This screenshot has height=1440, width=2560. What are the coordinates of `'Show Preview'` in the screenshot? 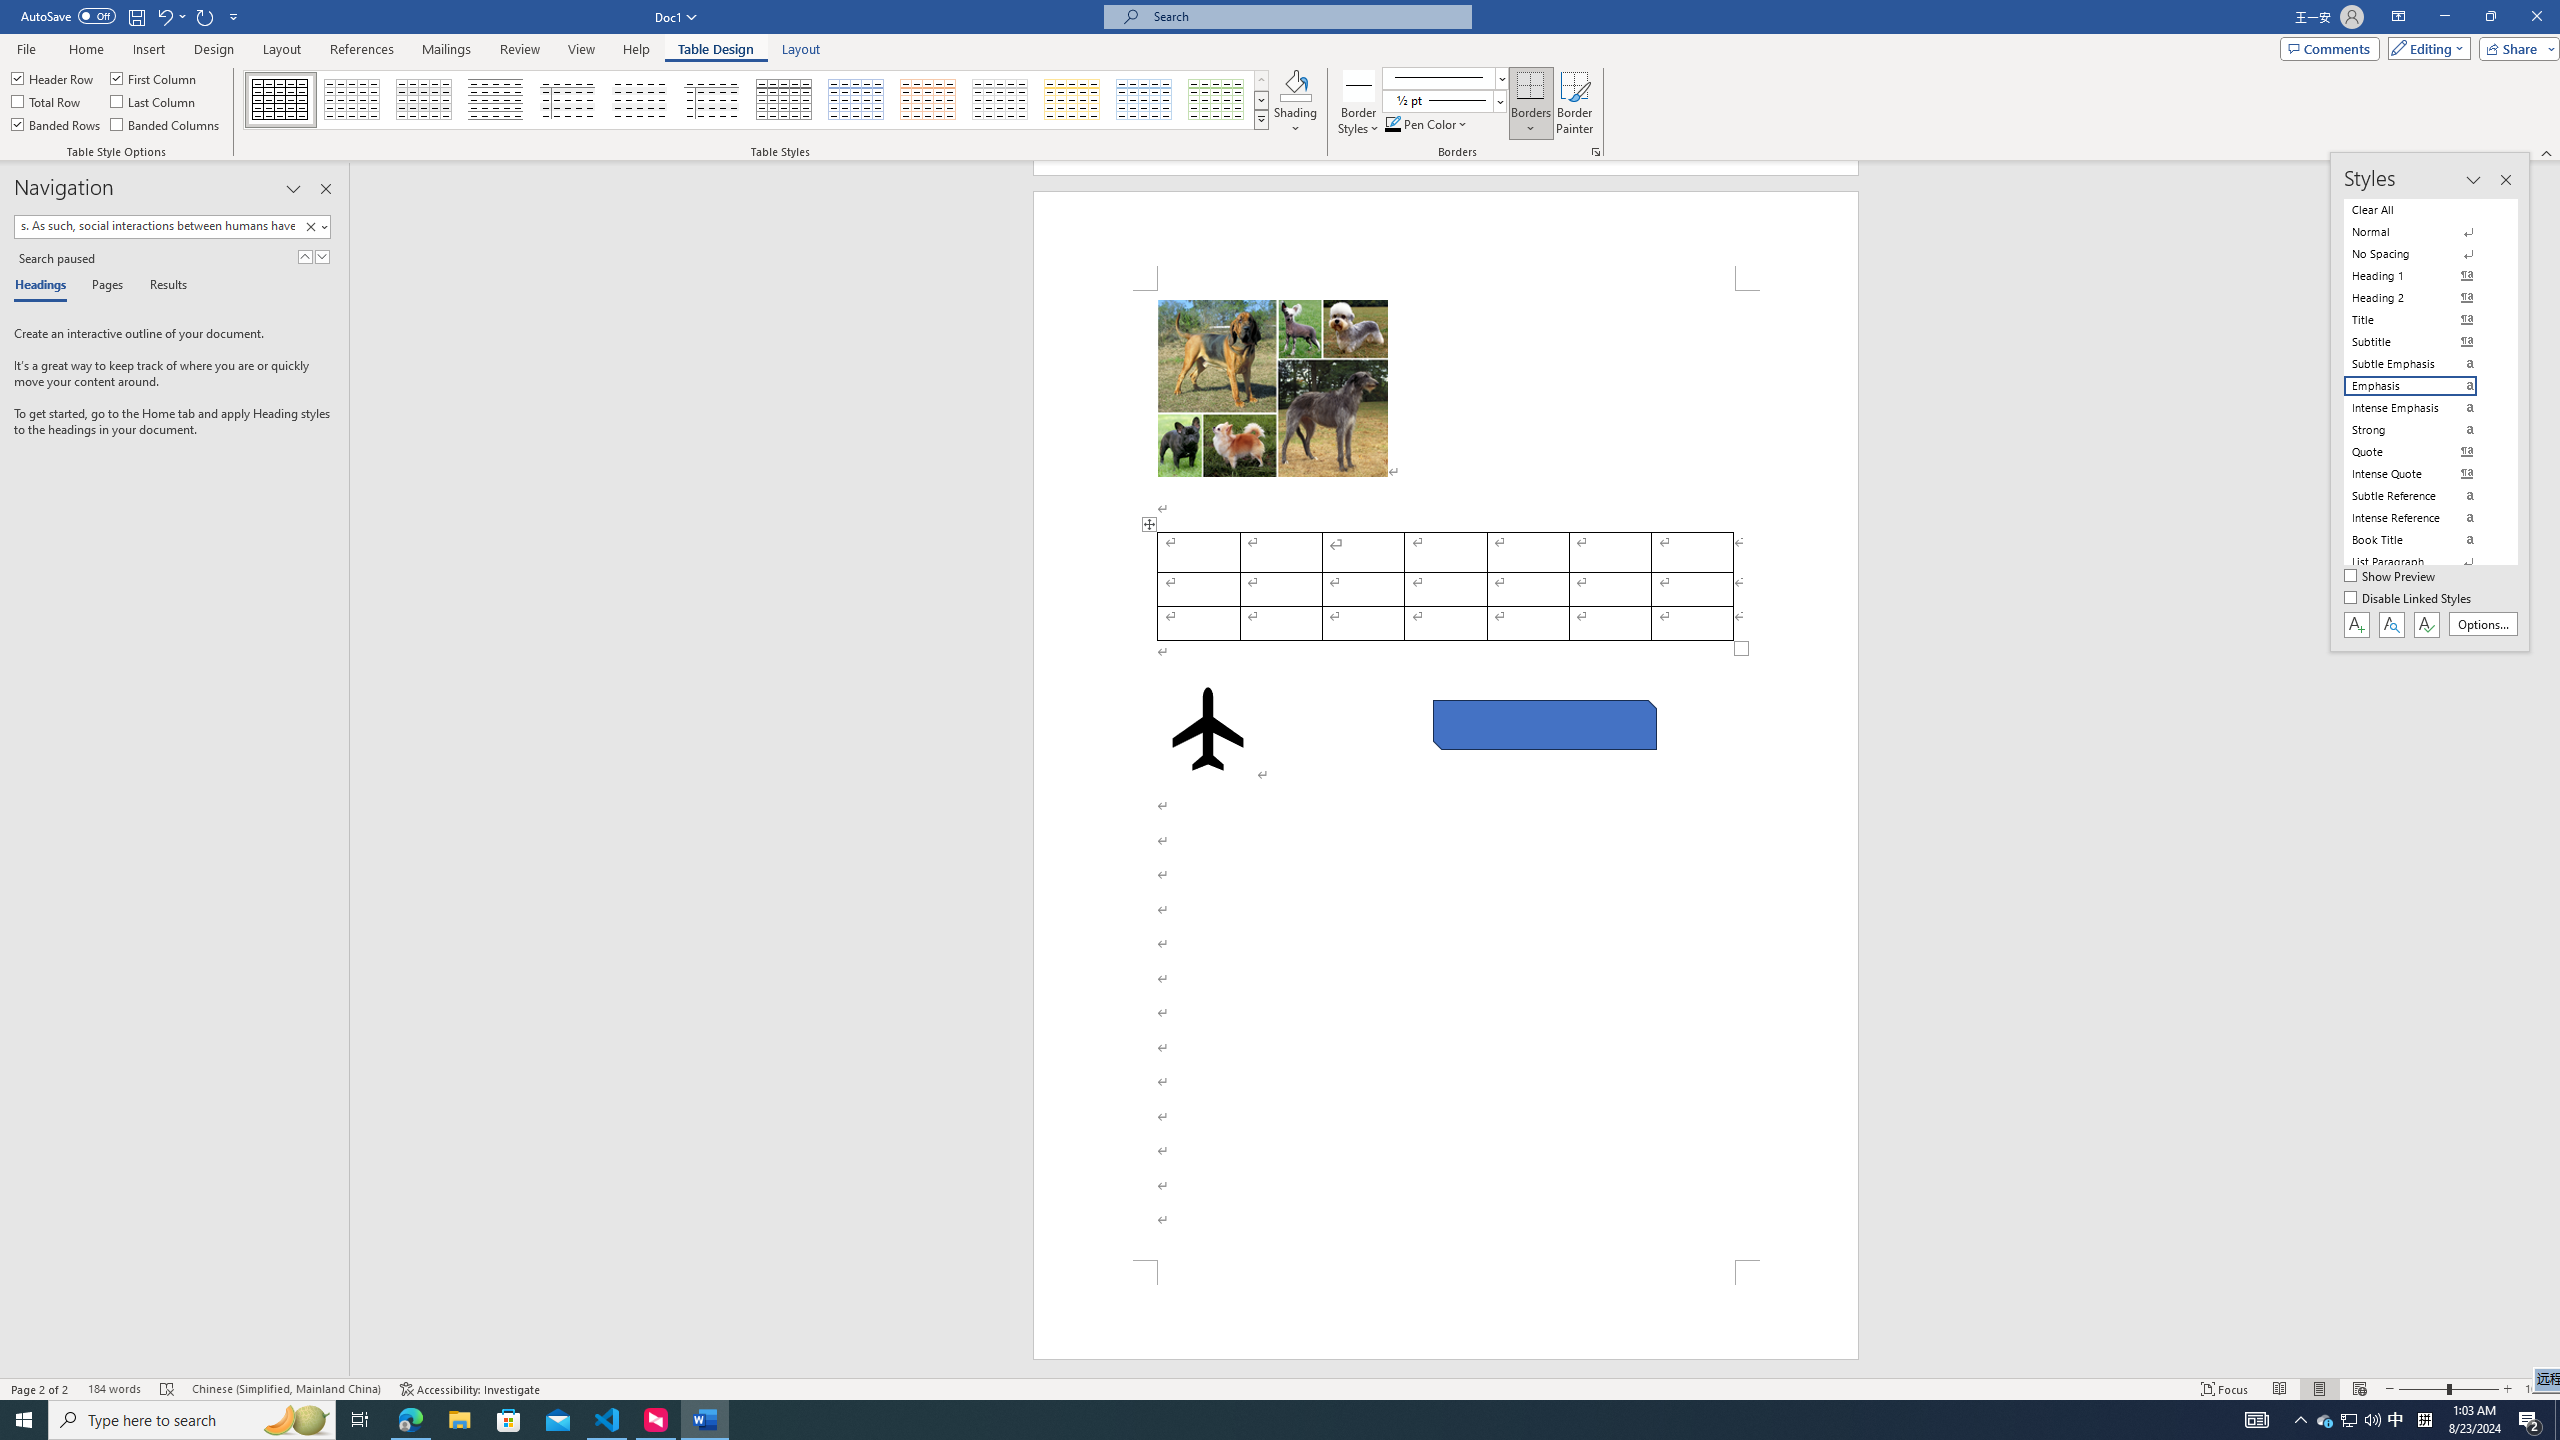 It's located at (2392, 577).